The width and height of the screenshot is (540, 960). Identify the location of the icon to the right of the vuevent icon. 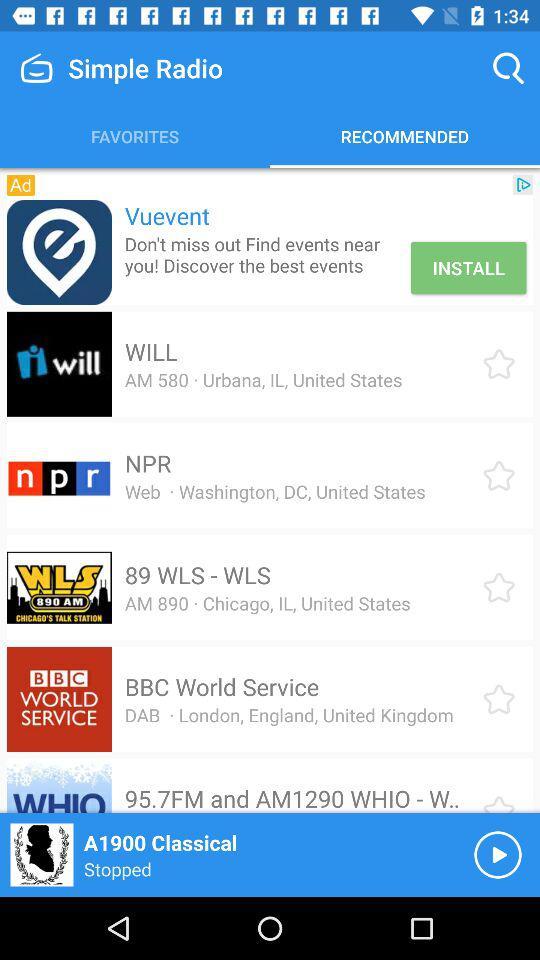
(523, 184).